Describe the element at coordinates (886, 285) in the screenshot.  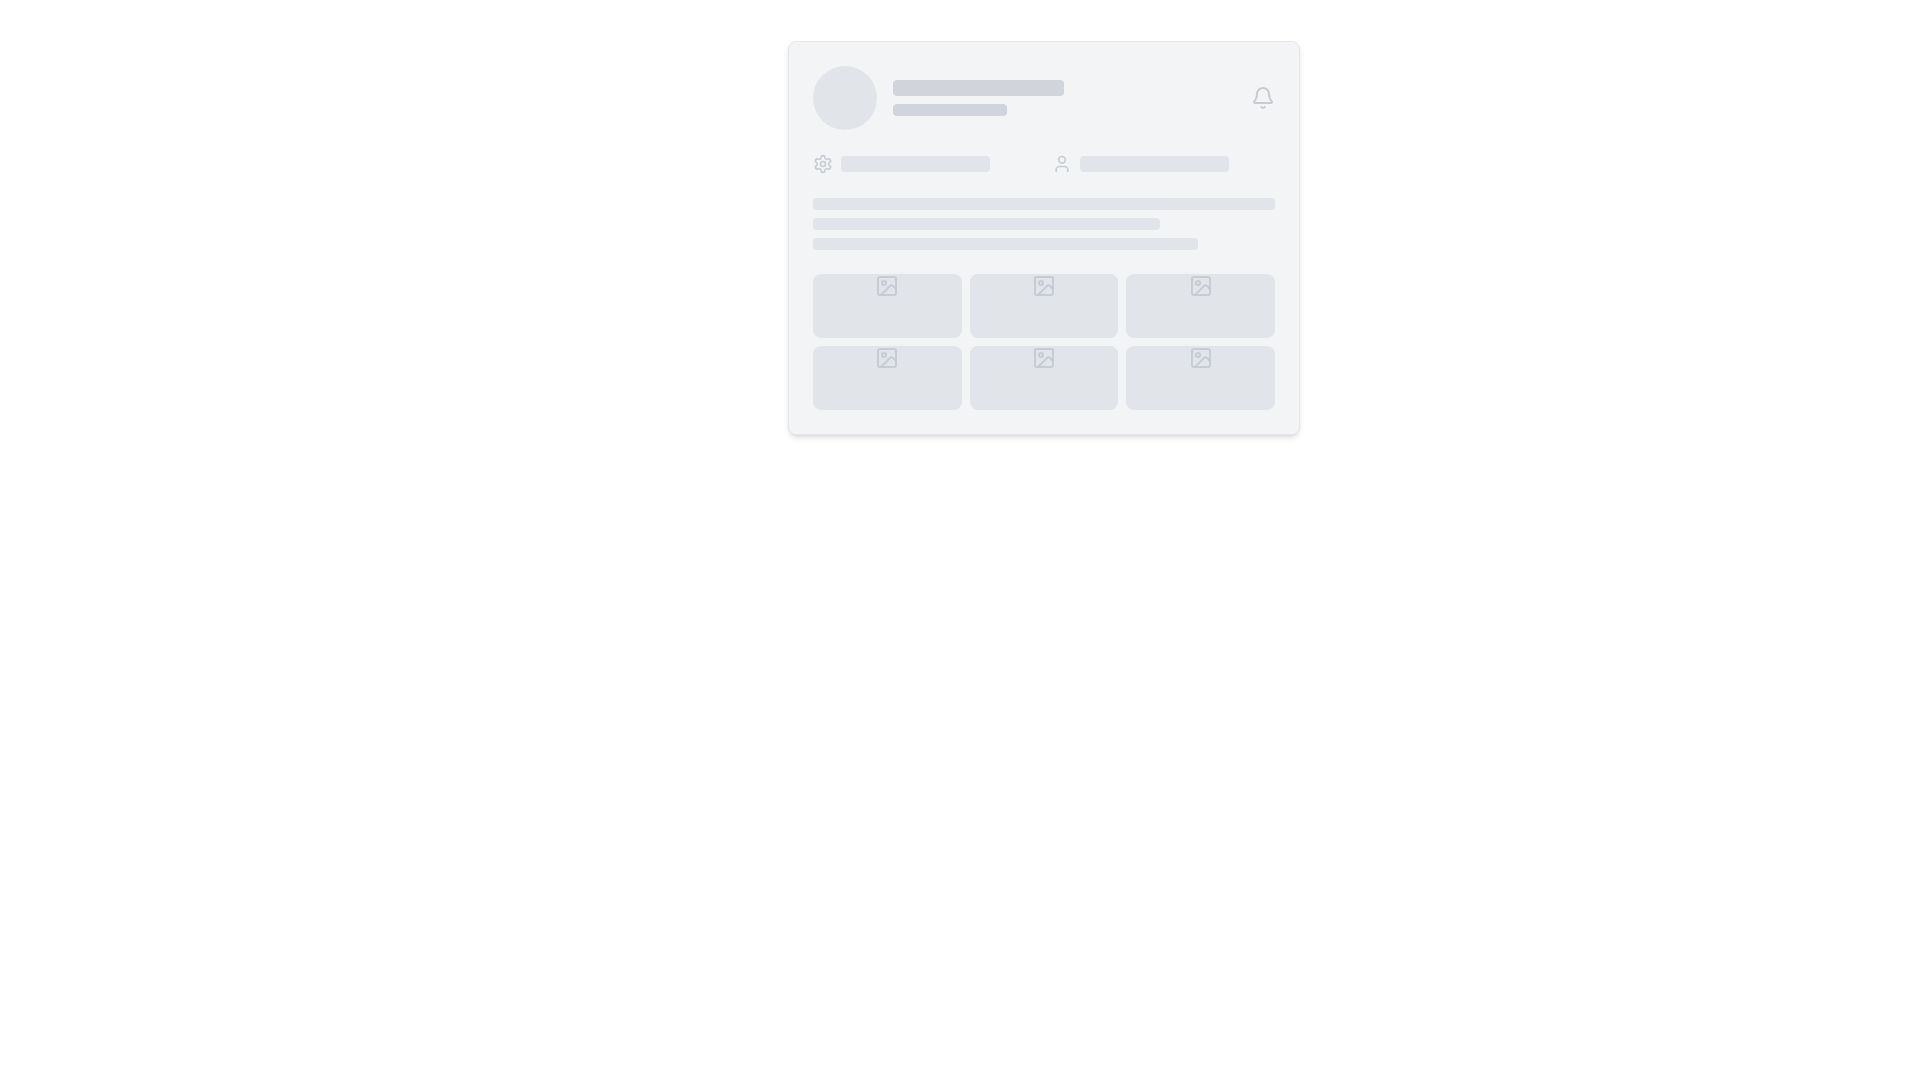
I see `the placeholder or preview box located in the first row, first column of the grid, which has a solid border and a light interior color to interact with it` at that location.